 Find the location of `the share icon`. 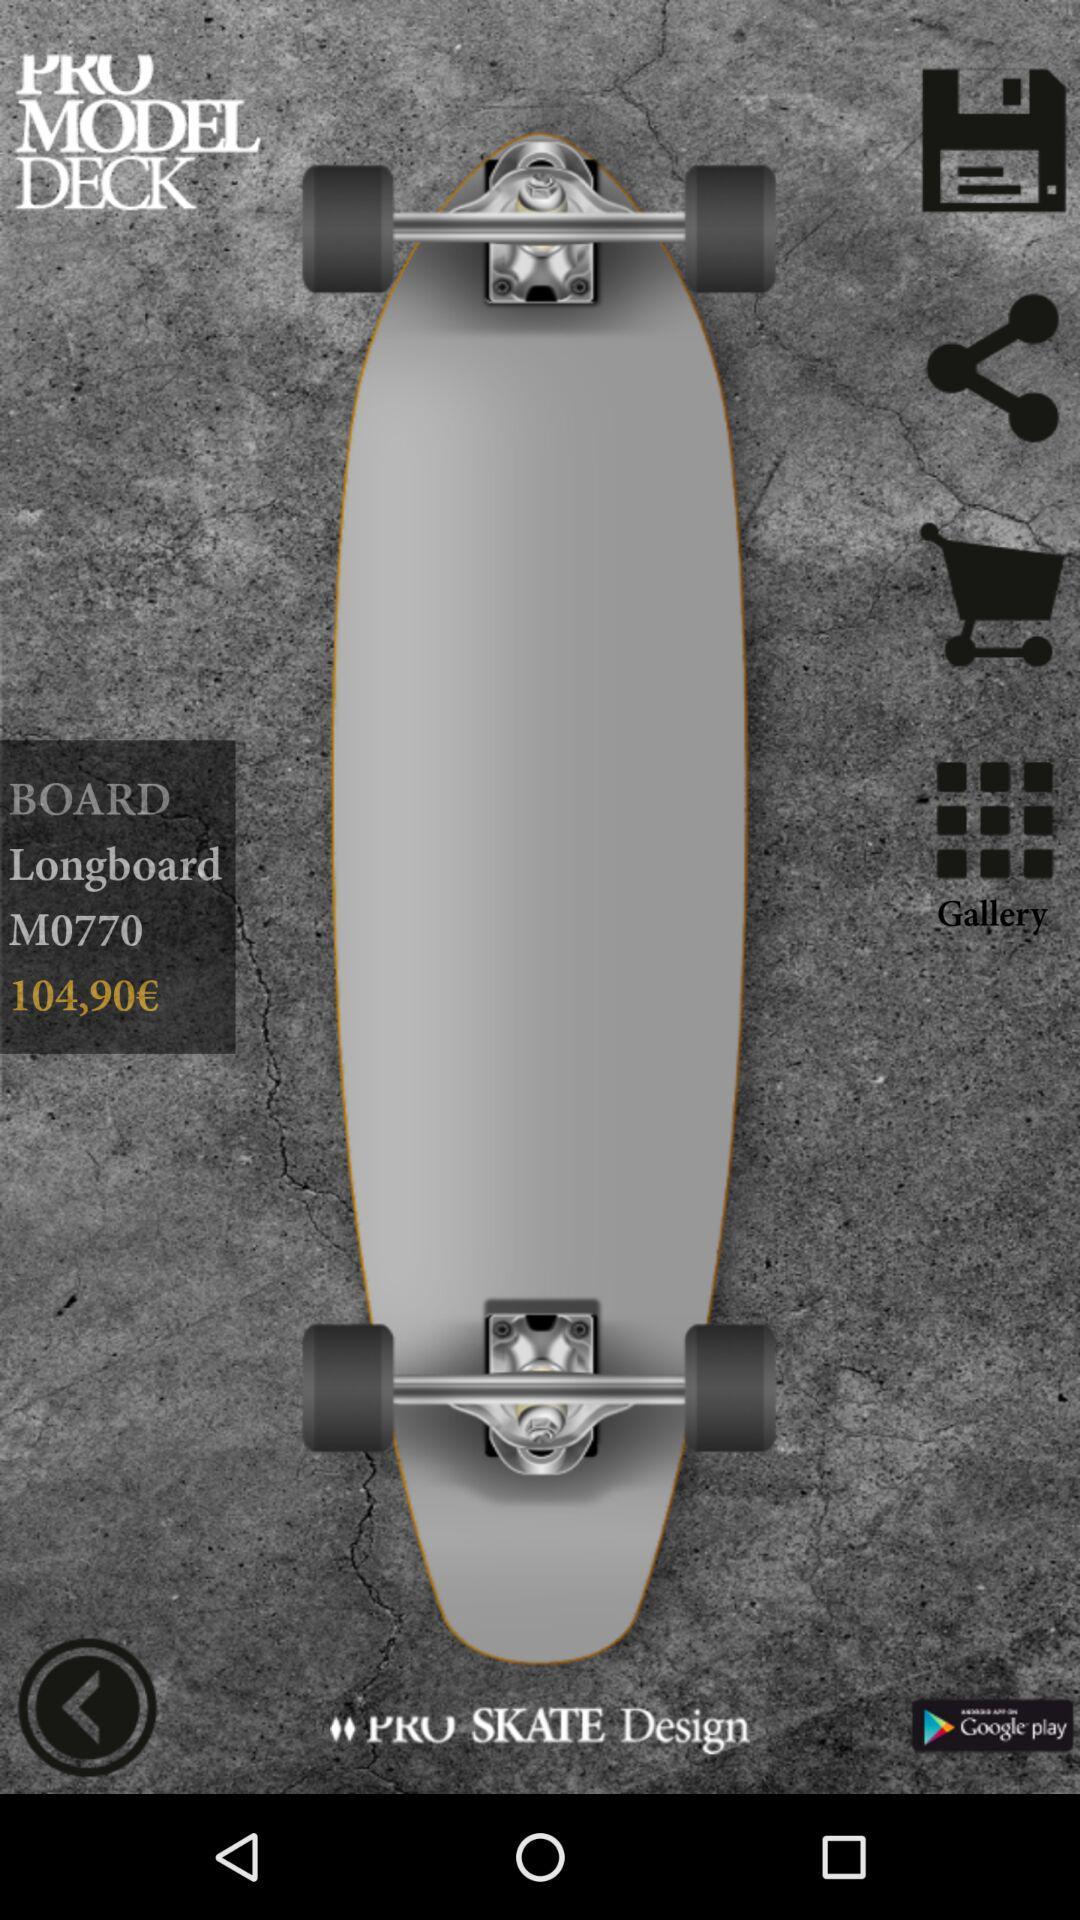

the share icon is located at coordinates (992, 392).